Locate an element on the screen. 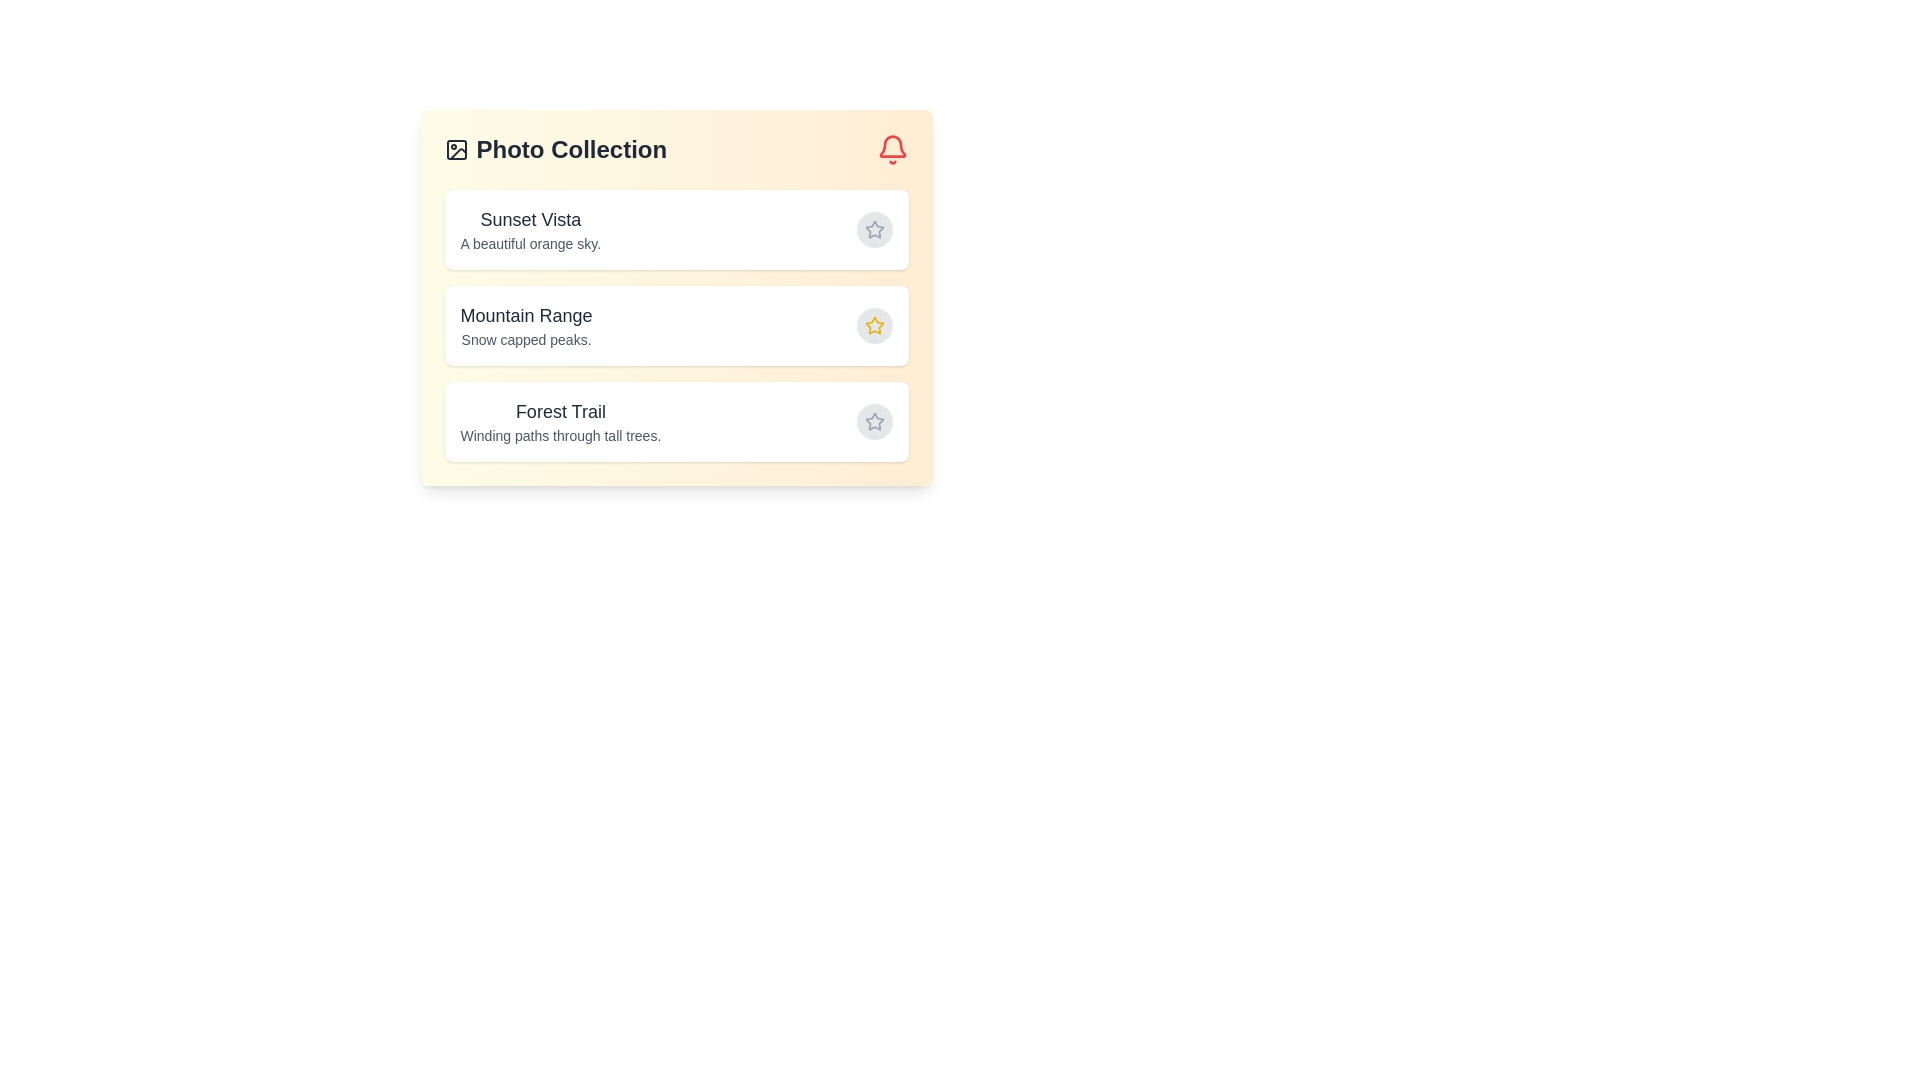  the notification bell icon is located at coordinates (891, 149).